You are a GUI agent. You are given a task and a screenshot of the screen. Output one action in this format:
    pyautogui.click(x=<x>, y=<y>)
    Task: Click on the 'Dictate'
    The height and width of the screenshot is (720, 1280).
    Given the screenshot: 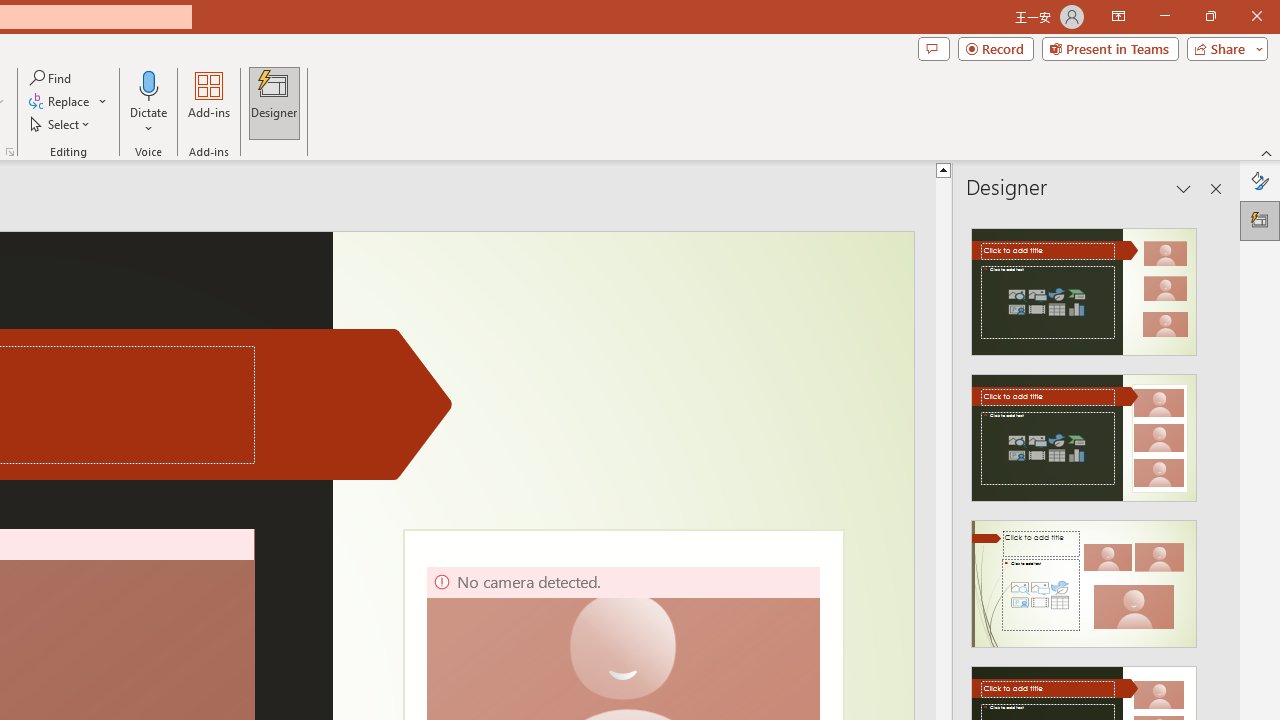 What is the action you would take?
    pyautogui.click(x=148, y=84)
    